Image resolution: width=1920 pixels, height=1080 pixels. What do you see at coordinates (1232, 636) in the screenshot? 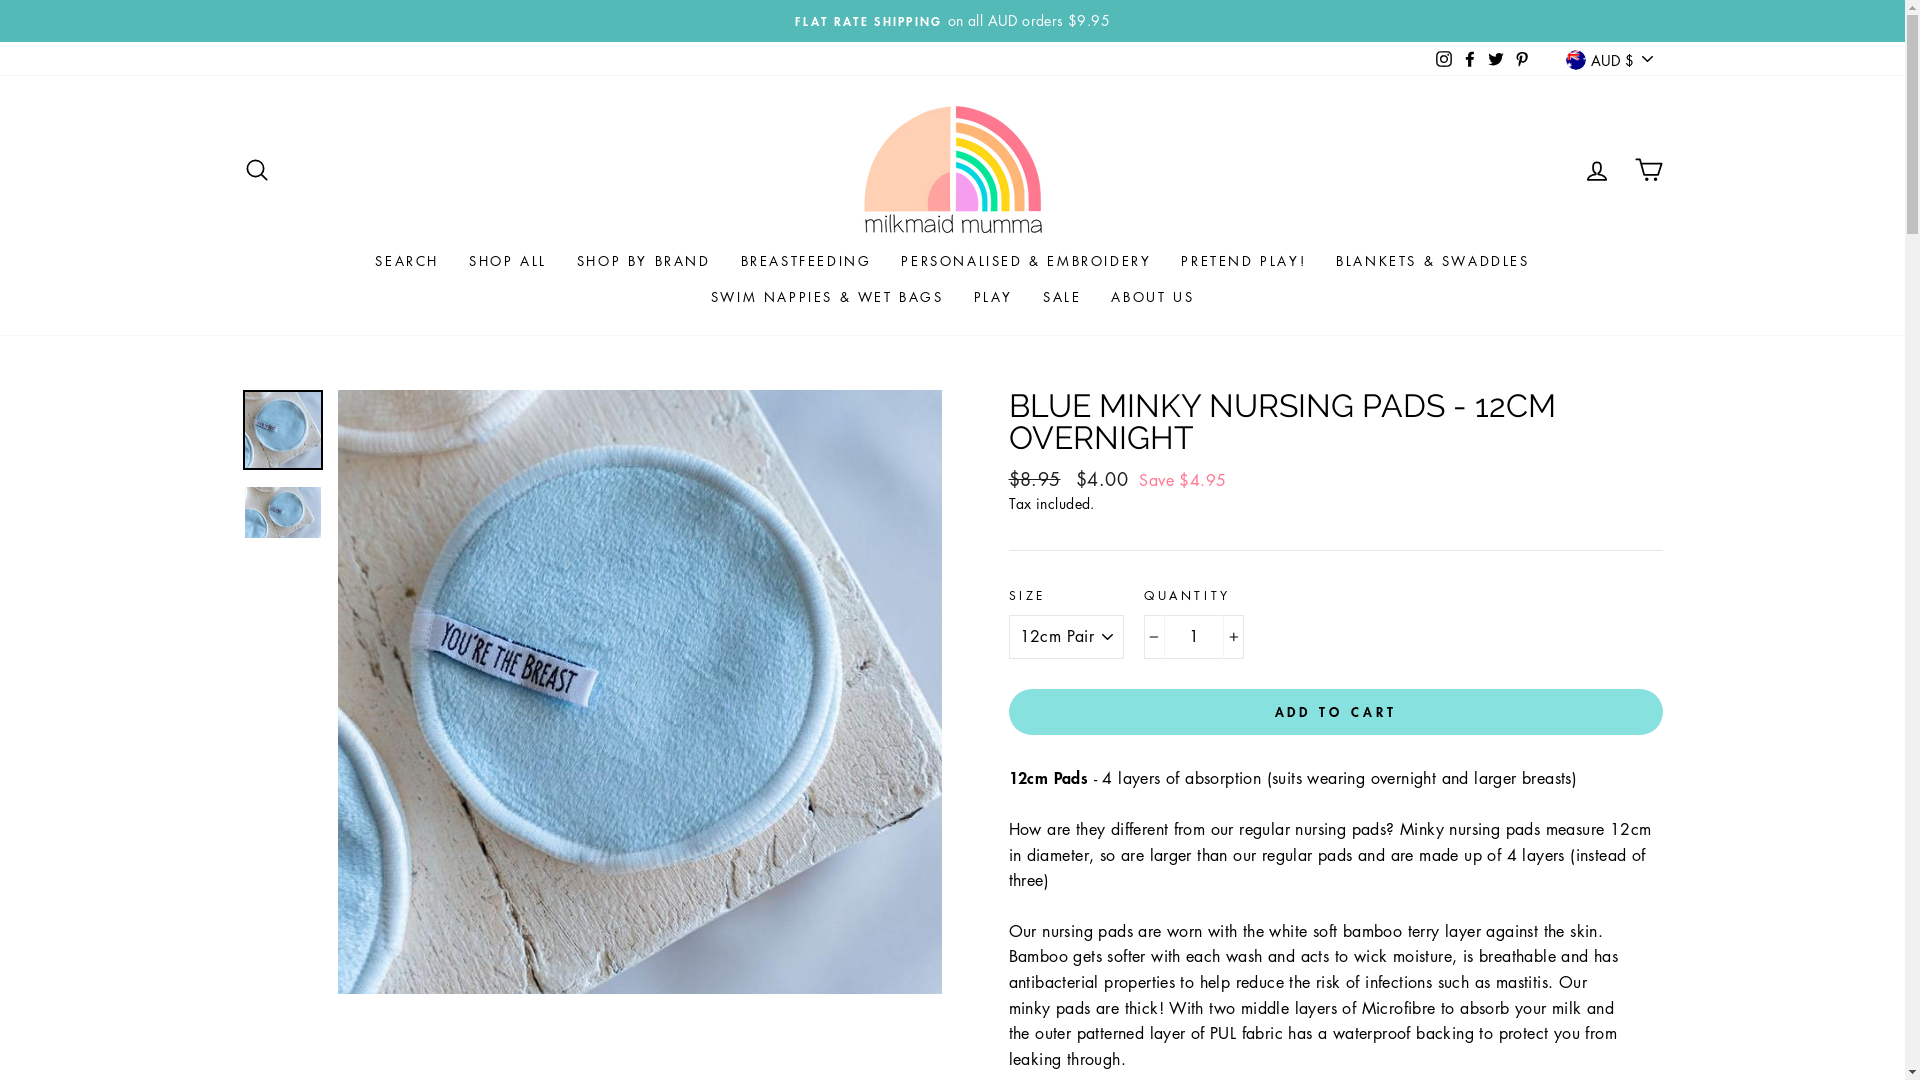
I see `'+'` at bounding box center [1232, 636].